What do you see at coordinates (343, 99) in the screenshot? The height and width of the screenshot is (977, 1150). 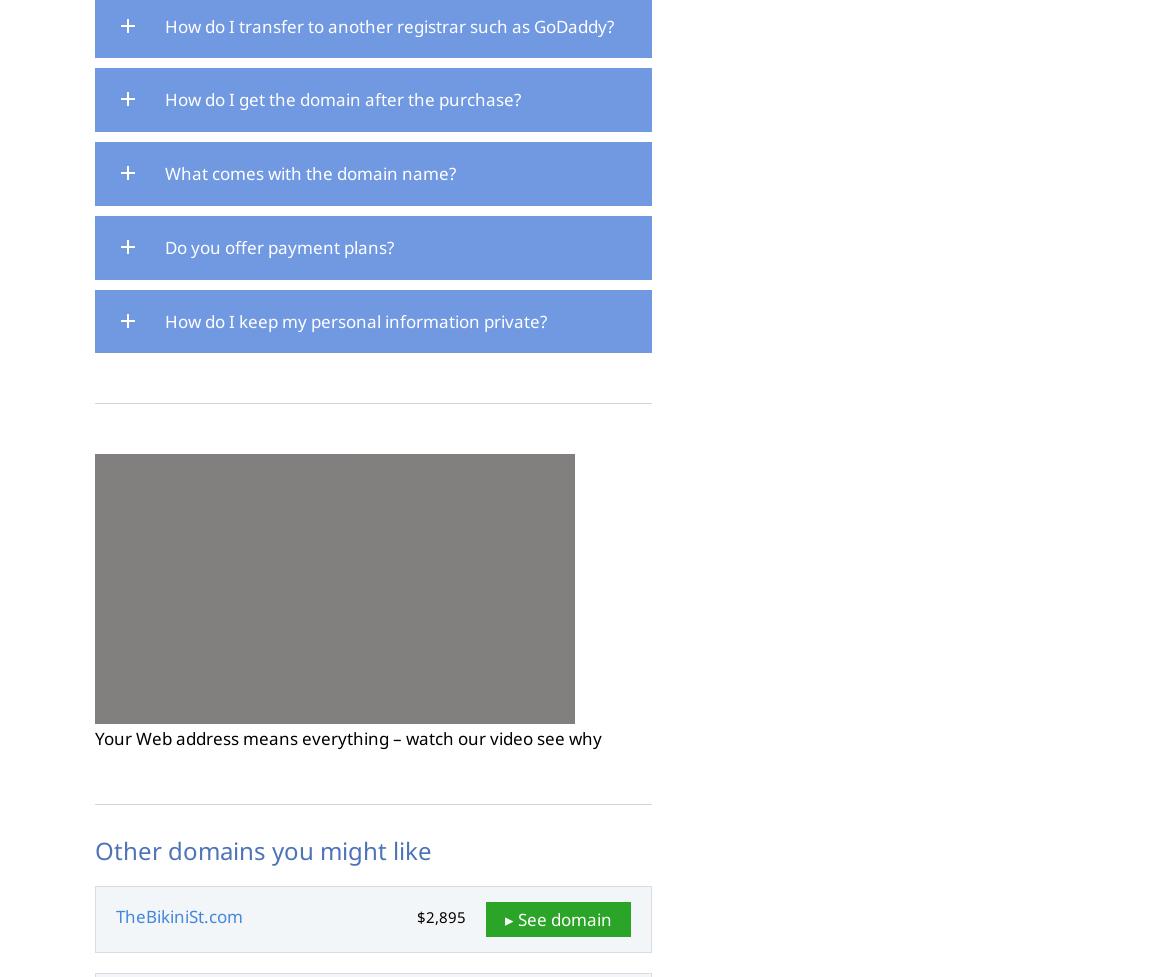 I see `'How do I get the domain after the purchase?'` at bounding box center [343, 99].